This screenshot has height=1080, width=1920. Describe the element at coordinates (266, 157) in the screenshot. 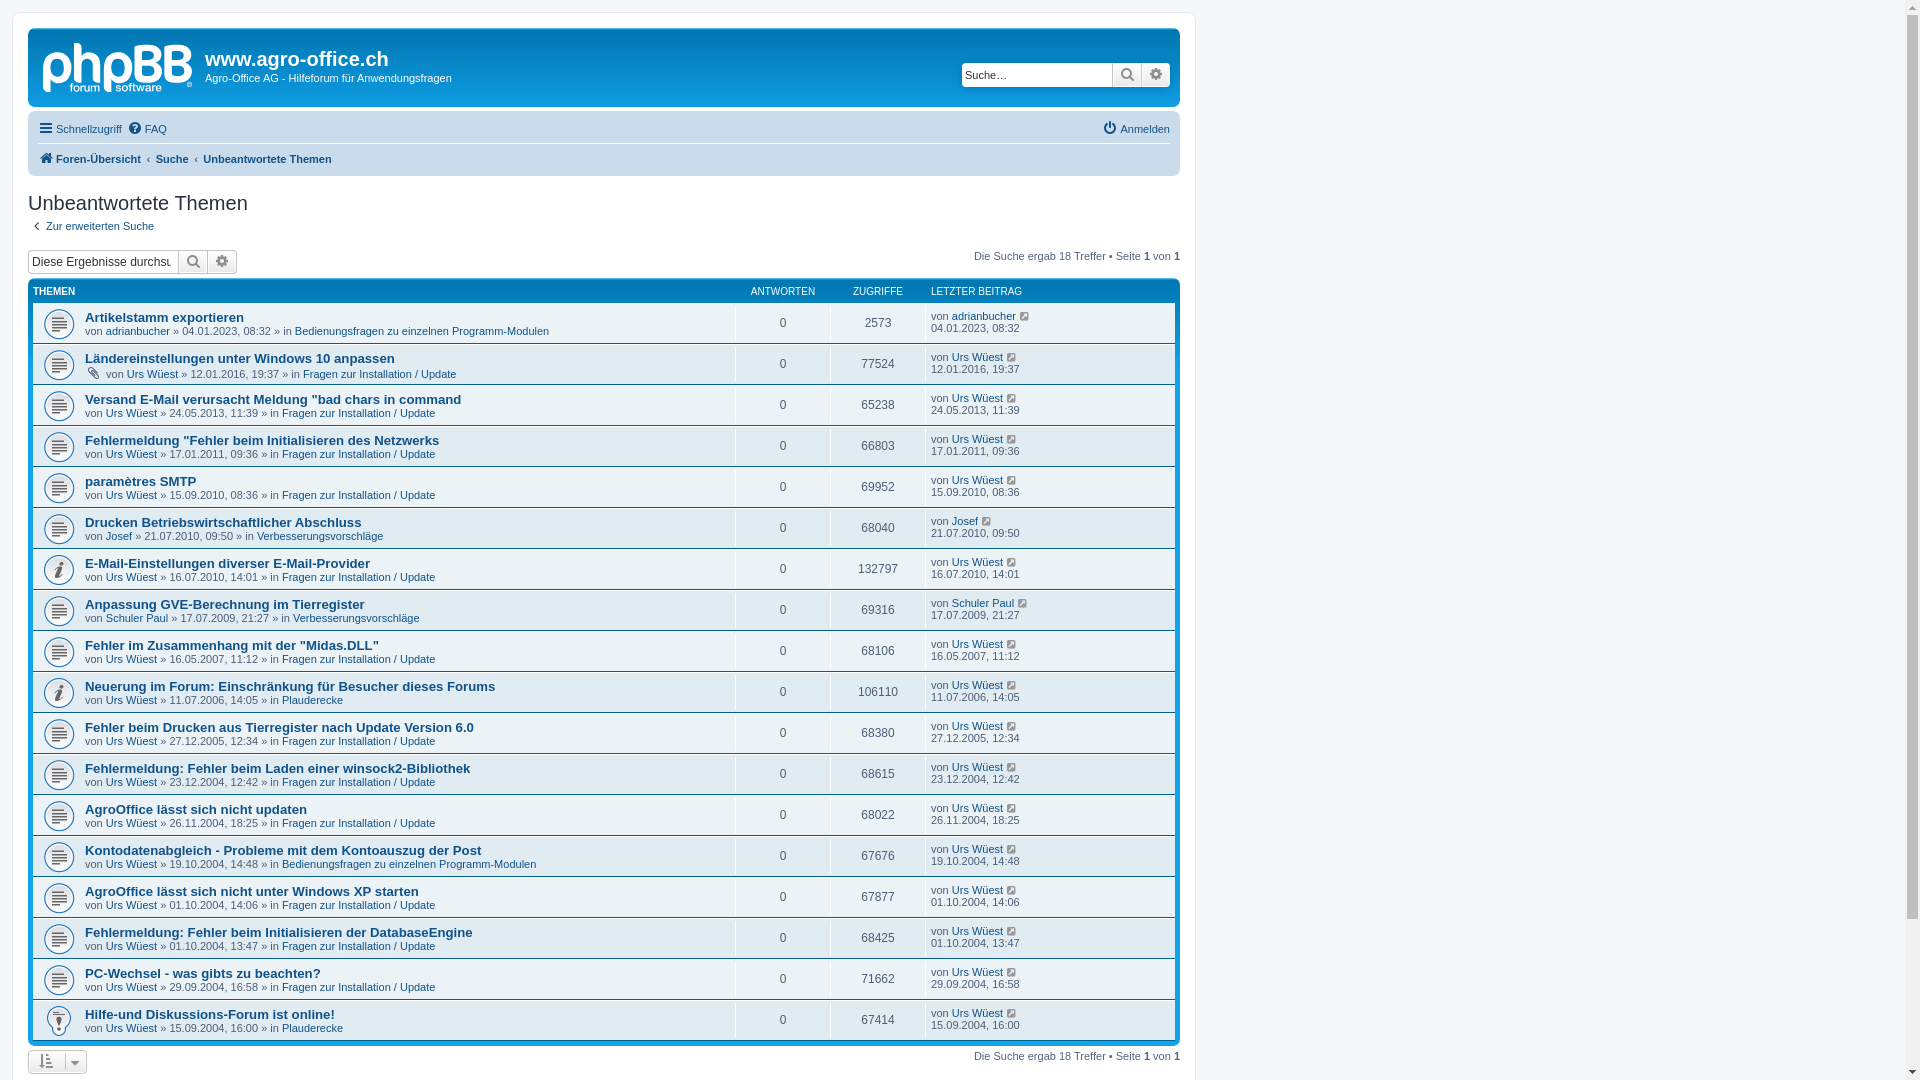

I see `'Unbeantwortete Themen'` at that location.